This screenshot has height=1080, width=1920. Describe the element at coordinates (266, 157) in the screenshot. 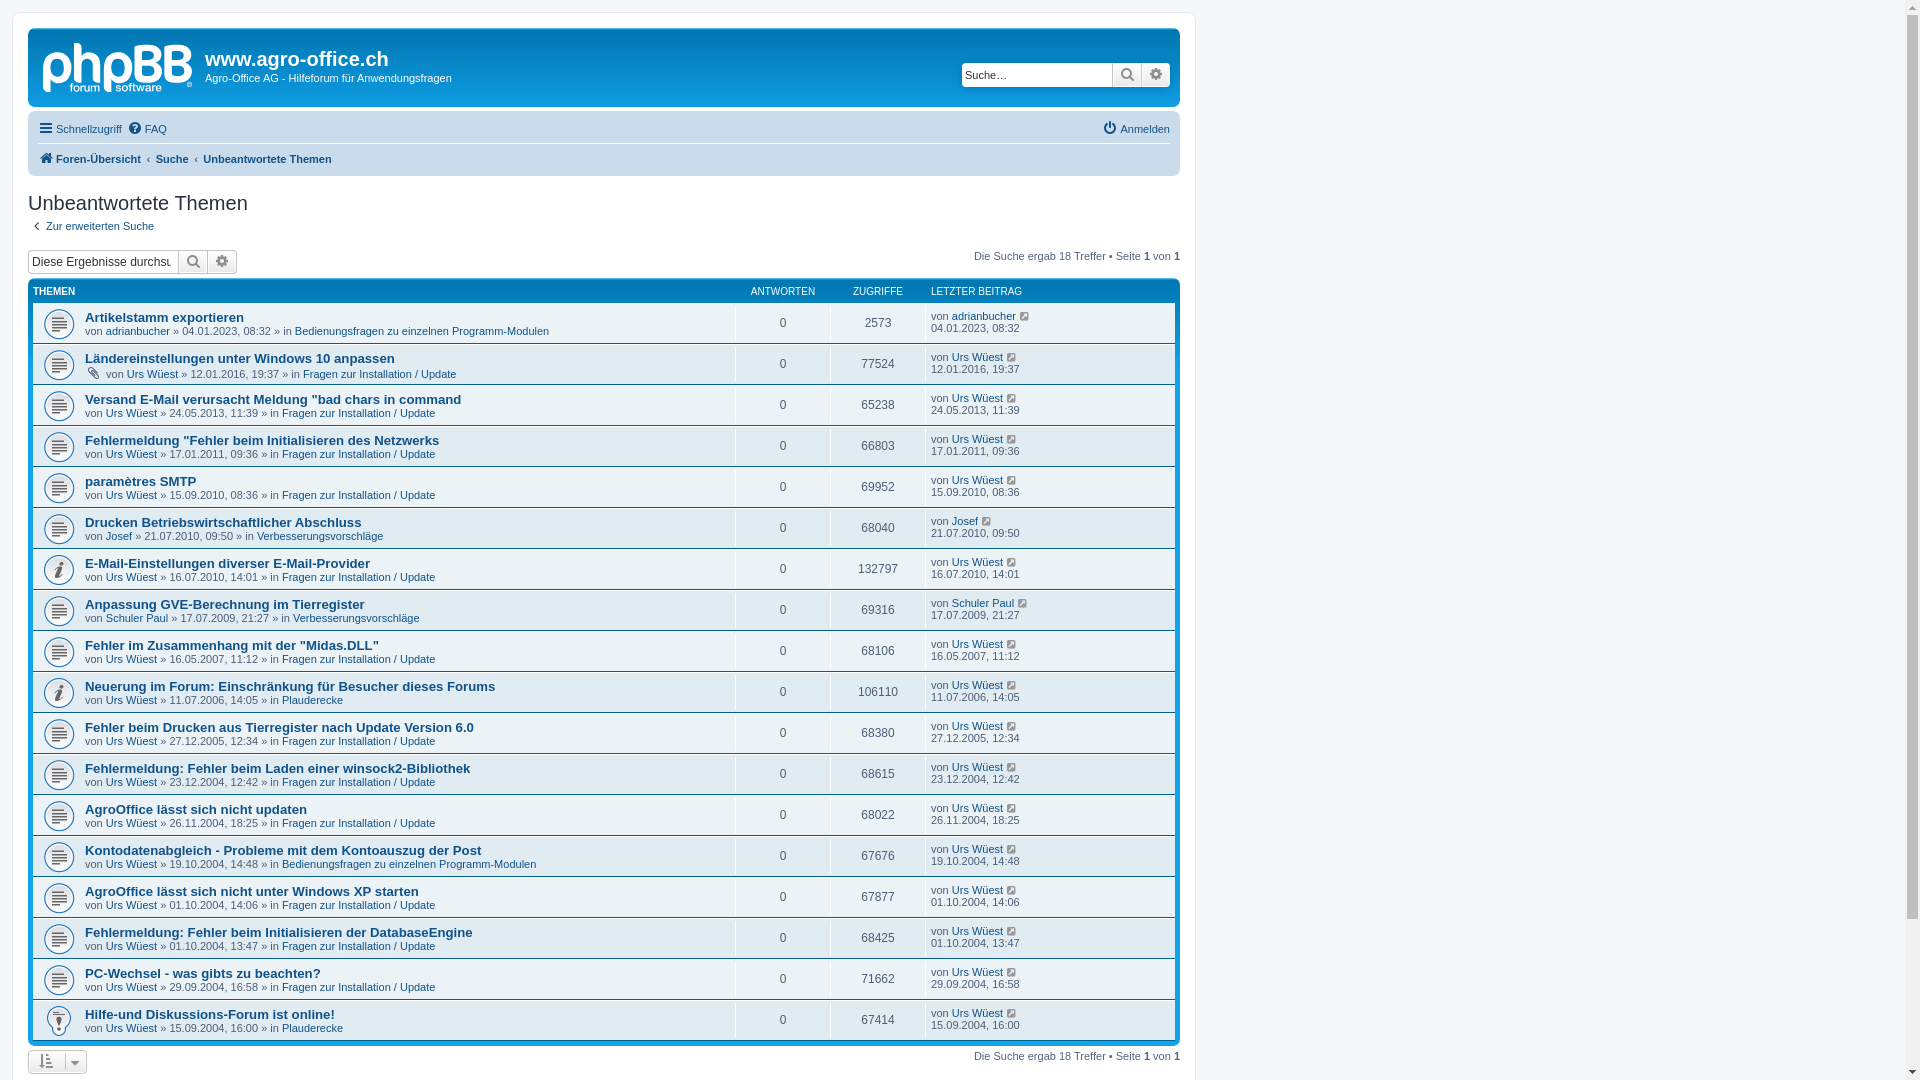

I see `'Unbeantwortete Themen'` at that location.